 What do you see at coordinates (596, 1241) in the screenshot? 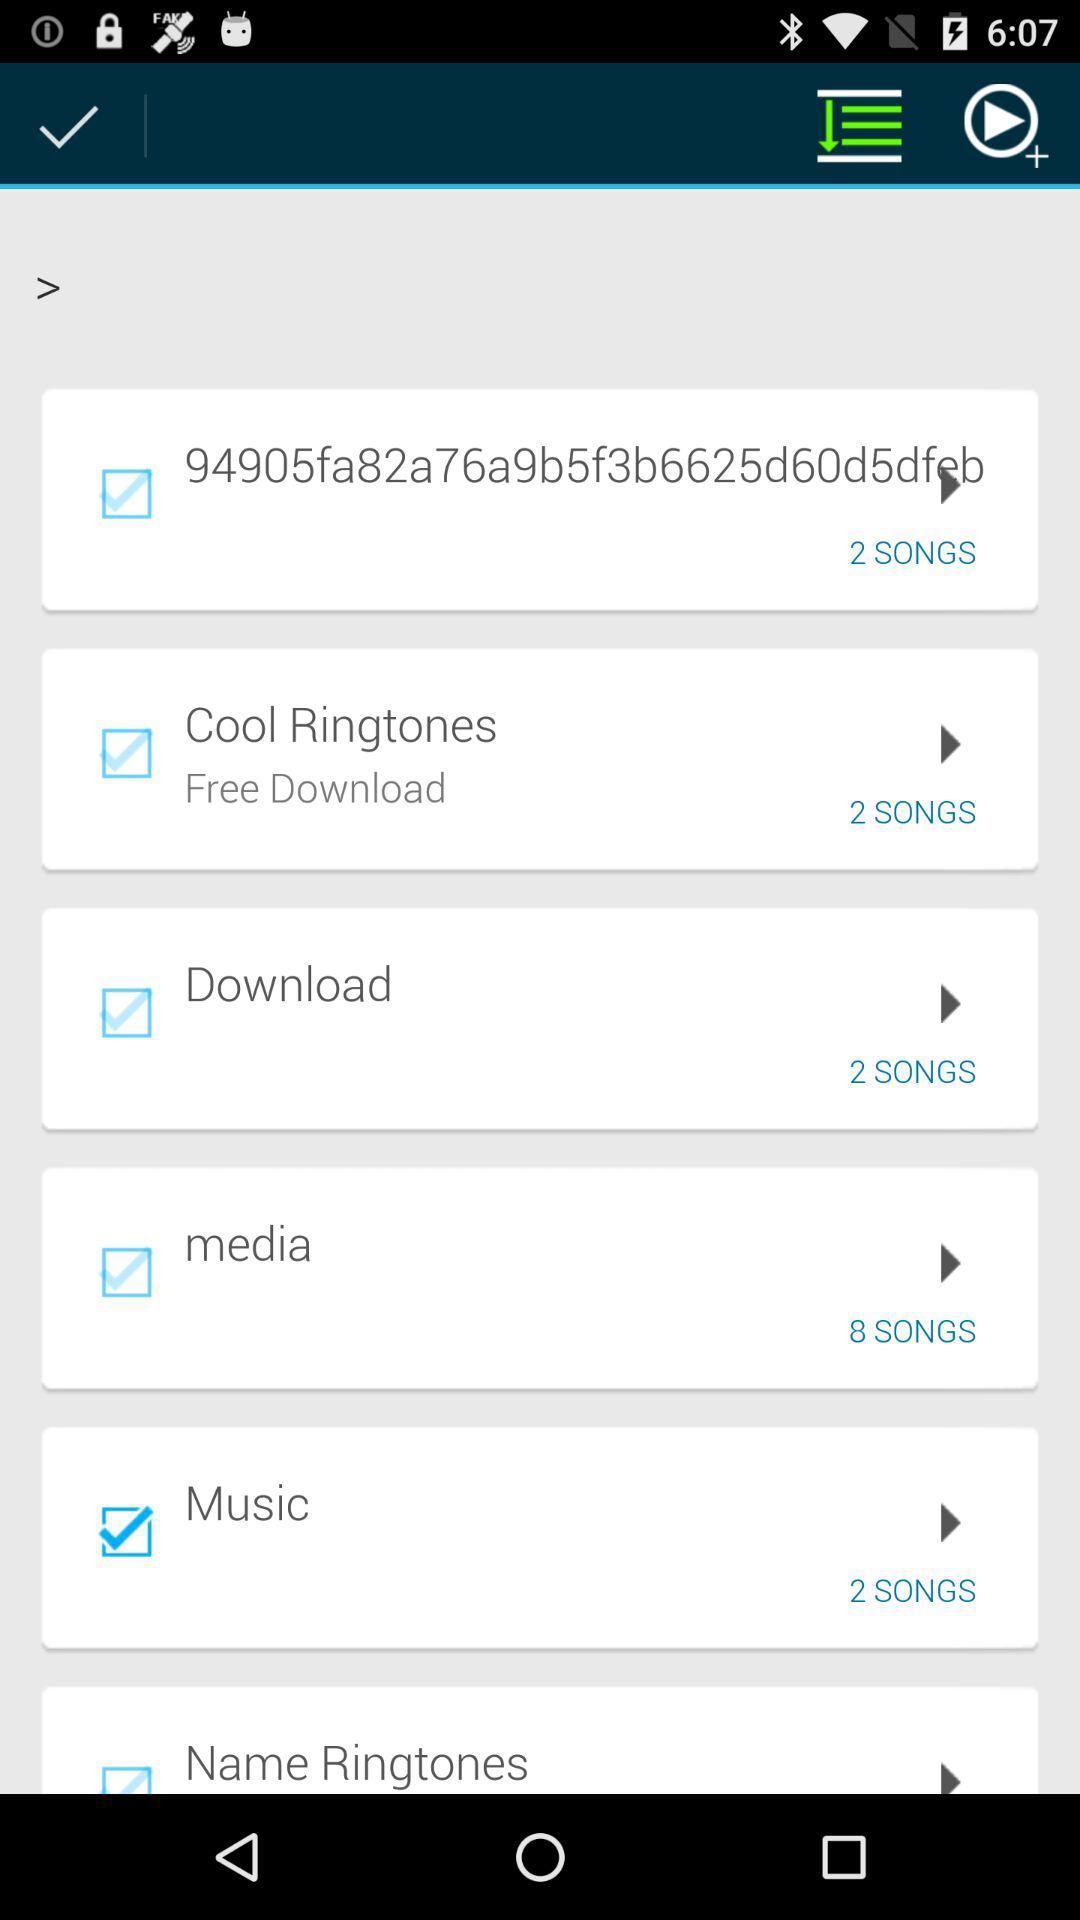
I see `app below the 2 songs icon` at bounding box center [596, 1241].